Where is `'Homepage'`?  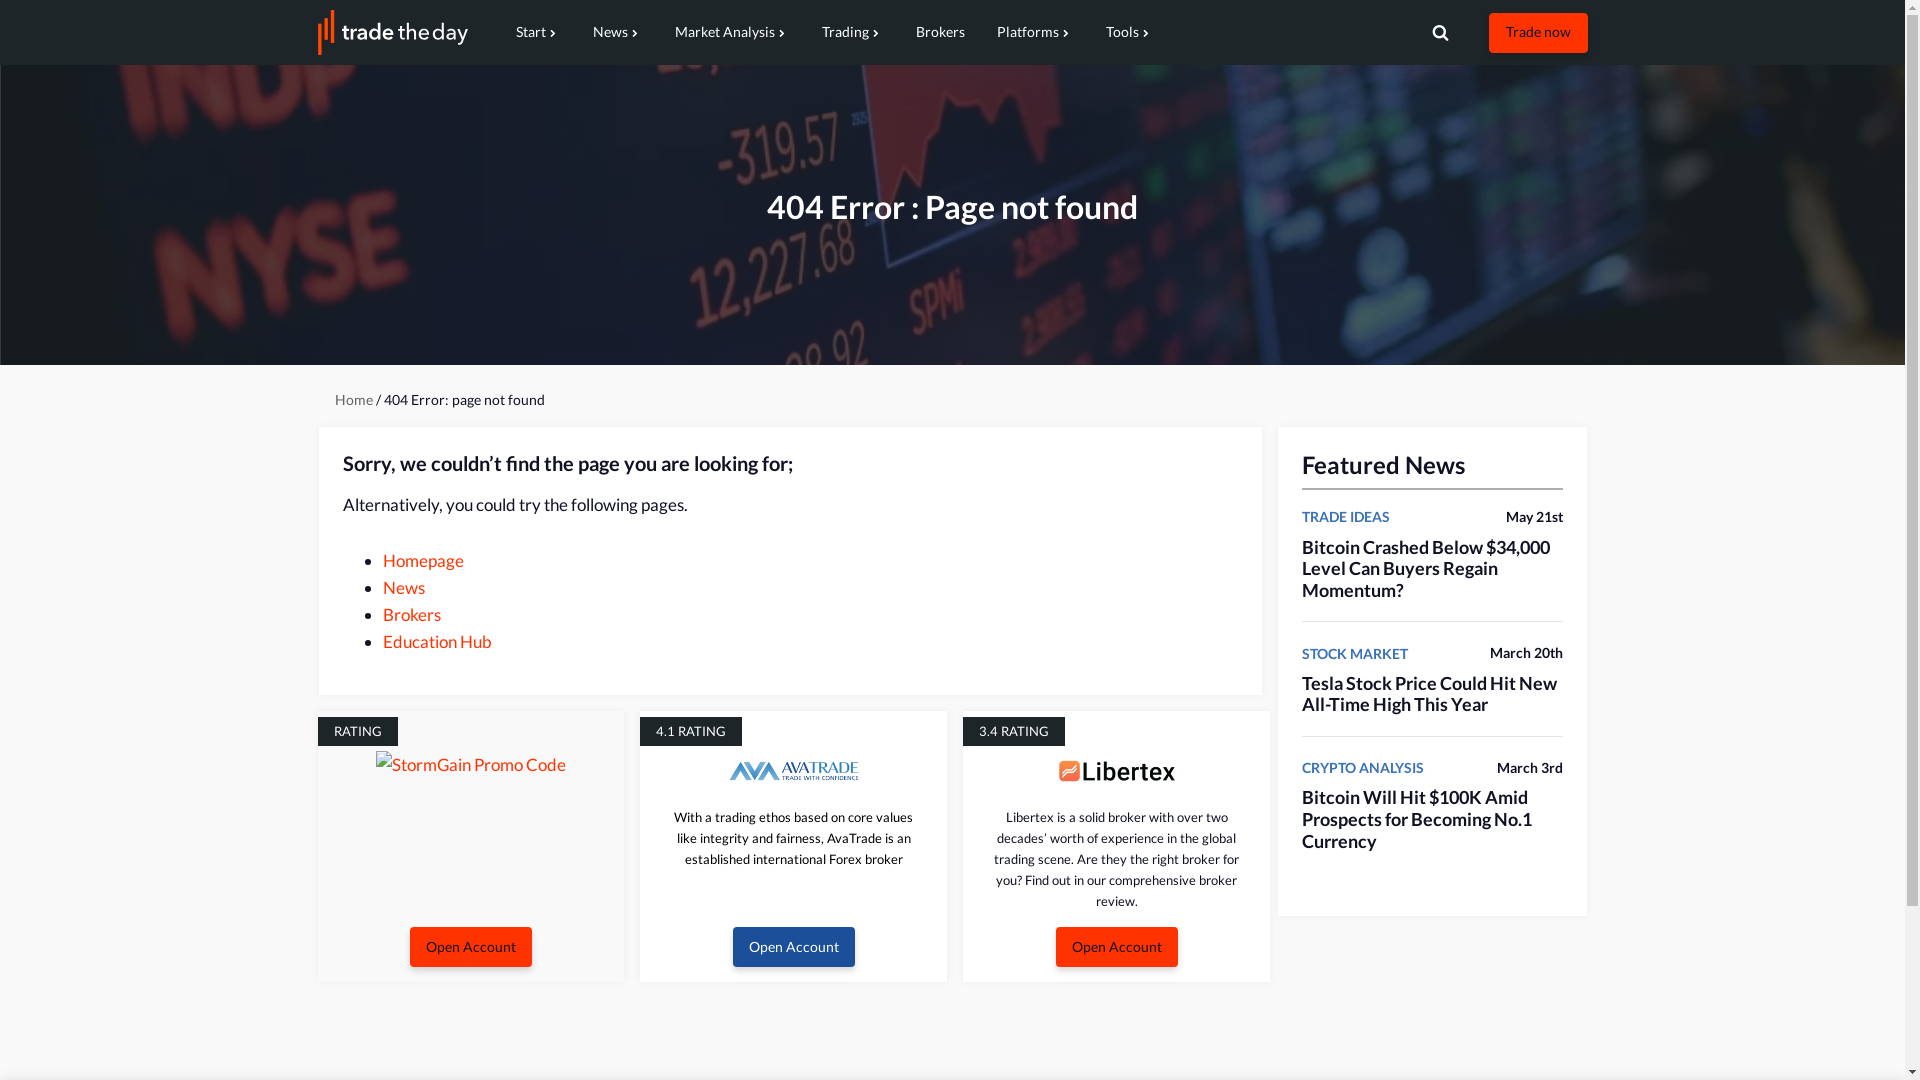 'Homepage' is located at coordinates (421, 560).